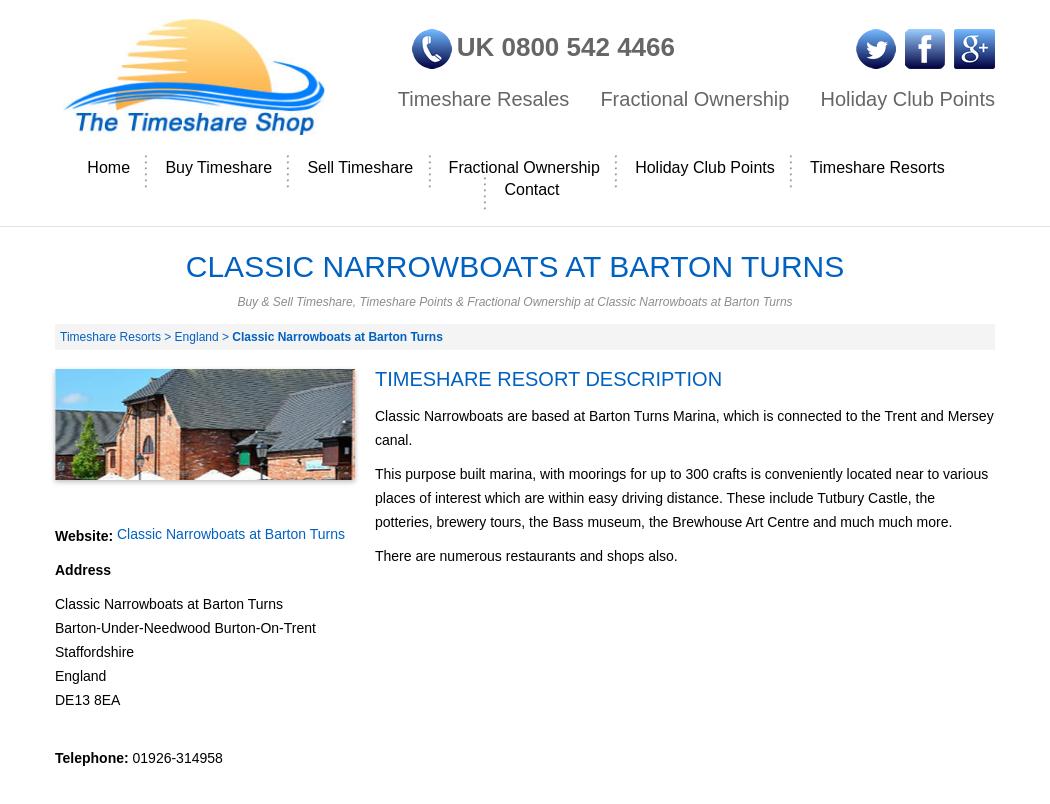 The height and width of the screenshot is (804, 1050). What do you see at coordinates (373, 496) in the screenshot?
I see `'This purpose built marina, with moorings for up to 300 crafts is conveniently located near to various places of interest which are within easy driving distance. These include Tutbury Castle, the potteries, brewery tours, the Bass museum, the Brewhouse Art Centre and much much more.'` at bounding box center [373, 496].